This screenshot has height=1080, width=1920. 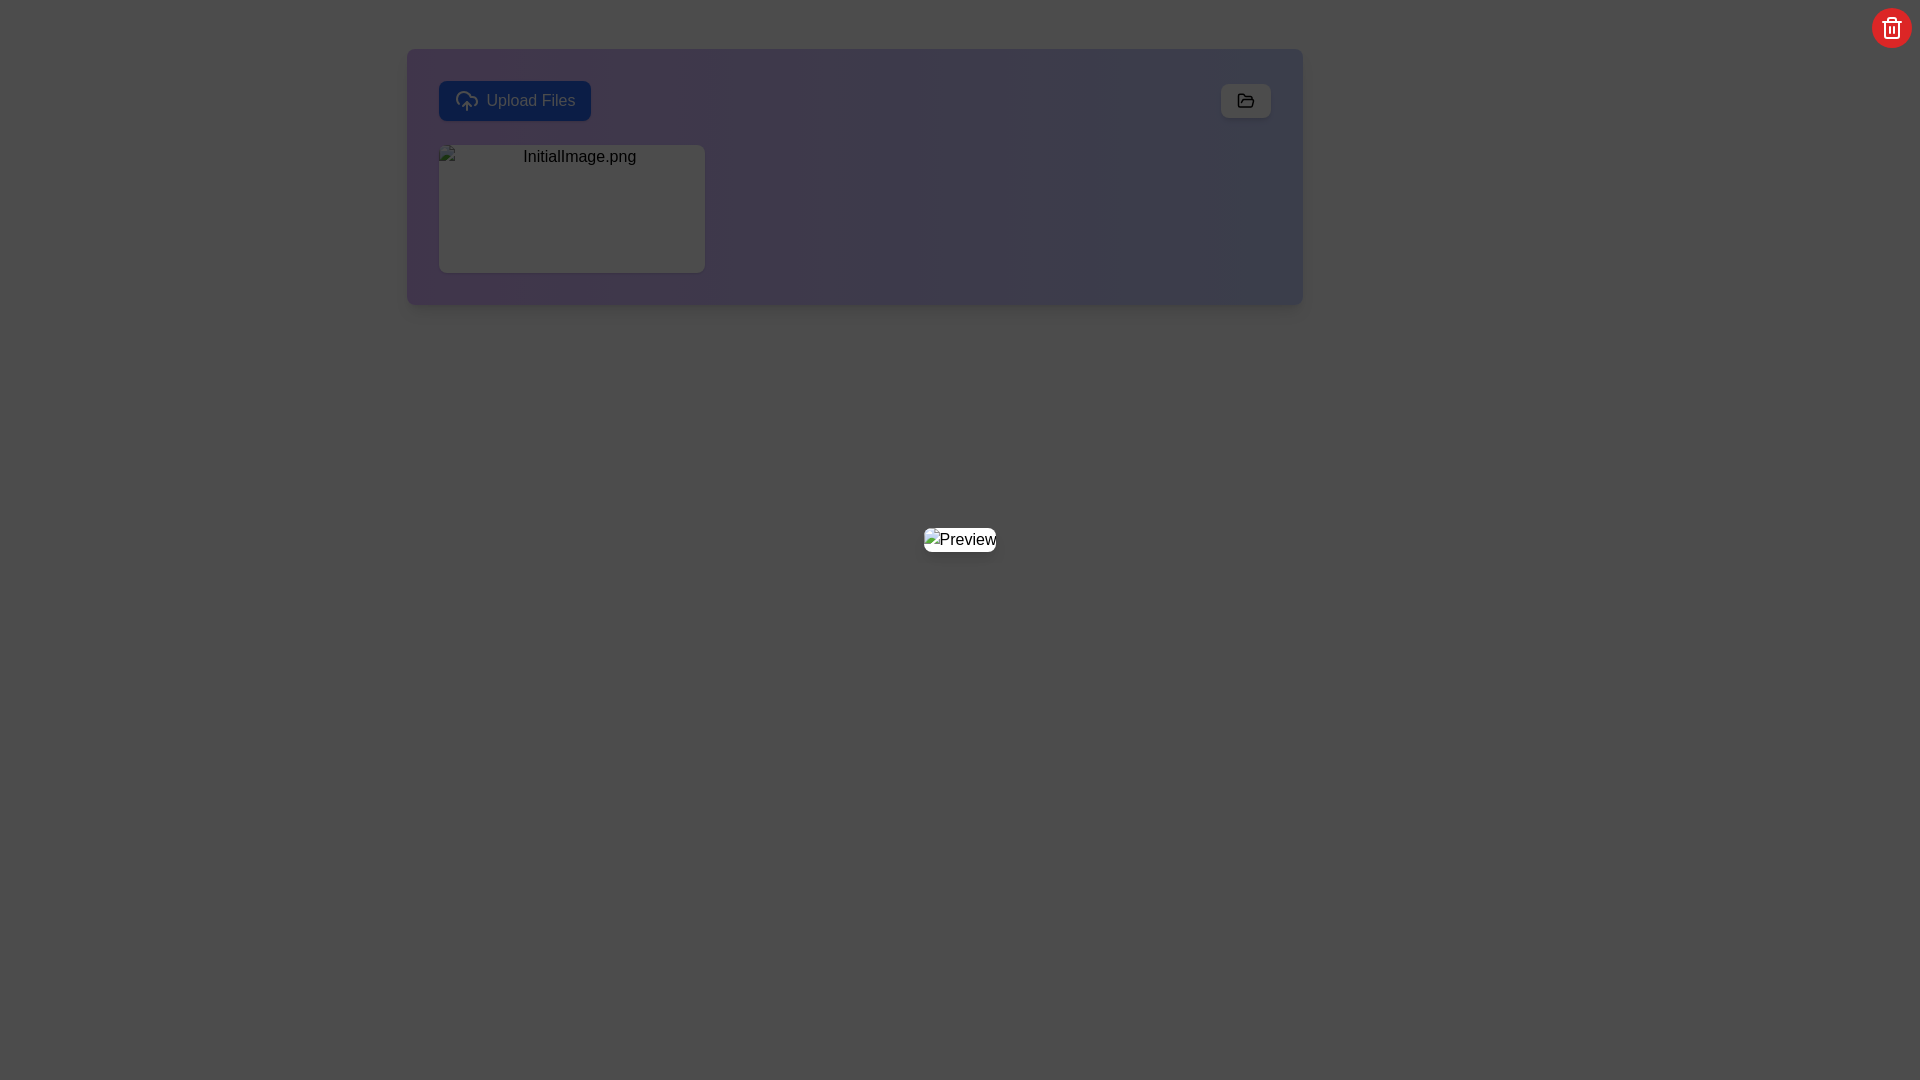 What do you see at coordinates (1244, 100) in the screenshot?
I see `the open folder icon within the rectangular button` at bounding box center [1244, 100].